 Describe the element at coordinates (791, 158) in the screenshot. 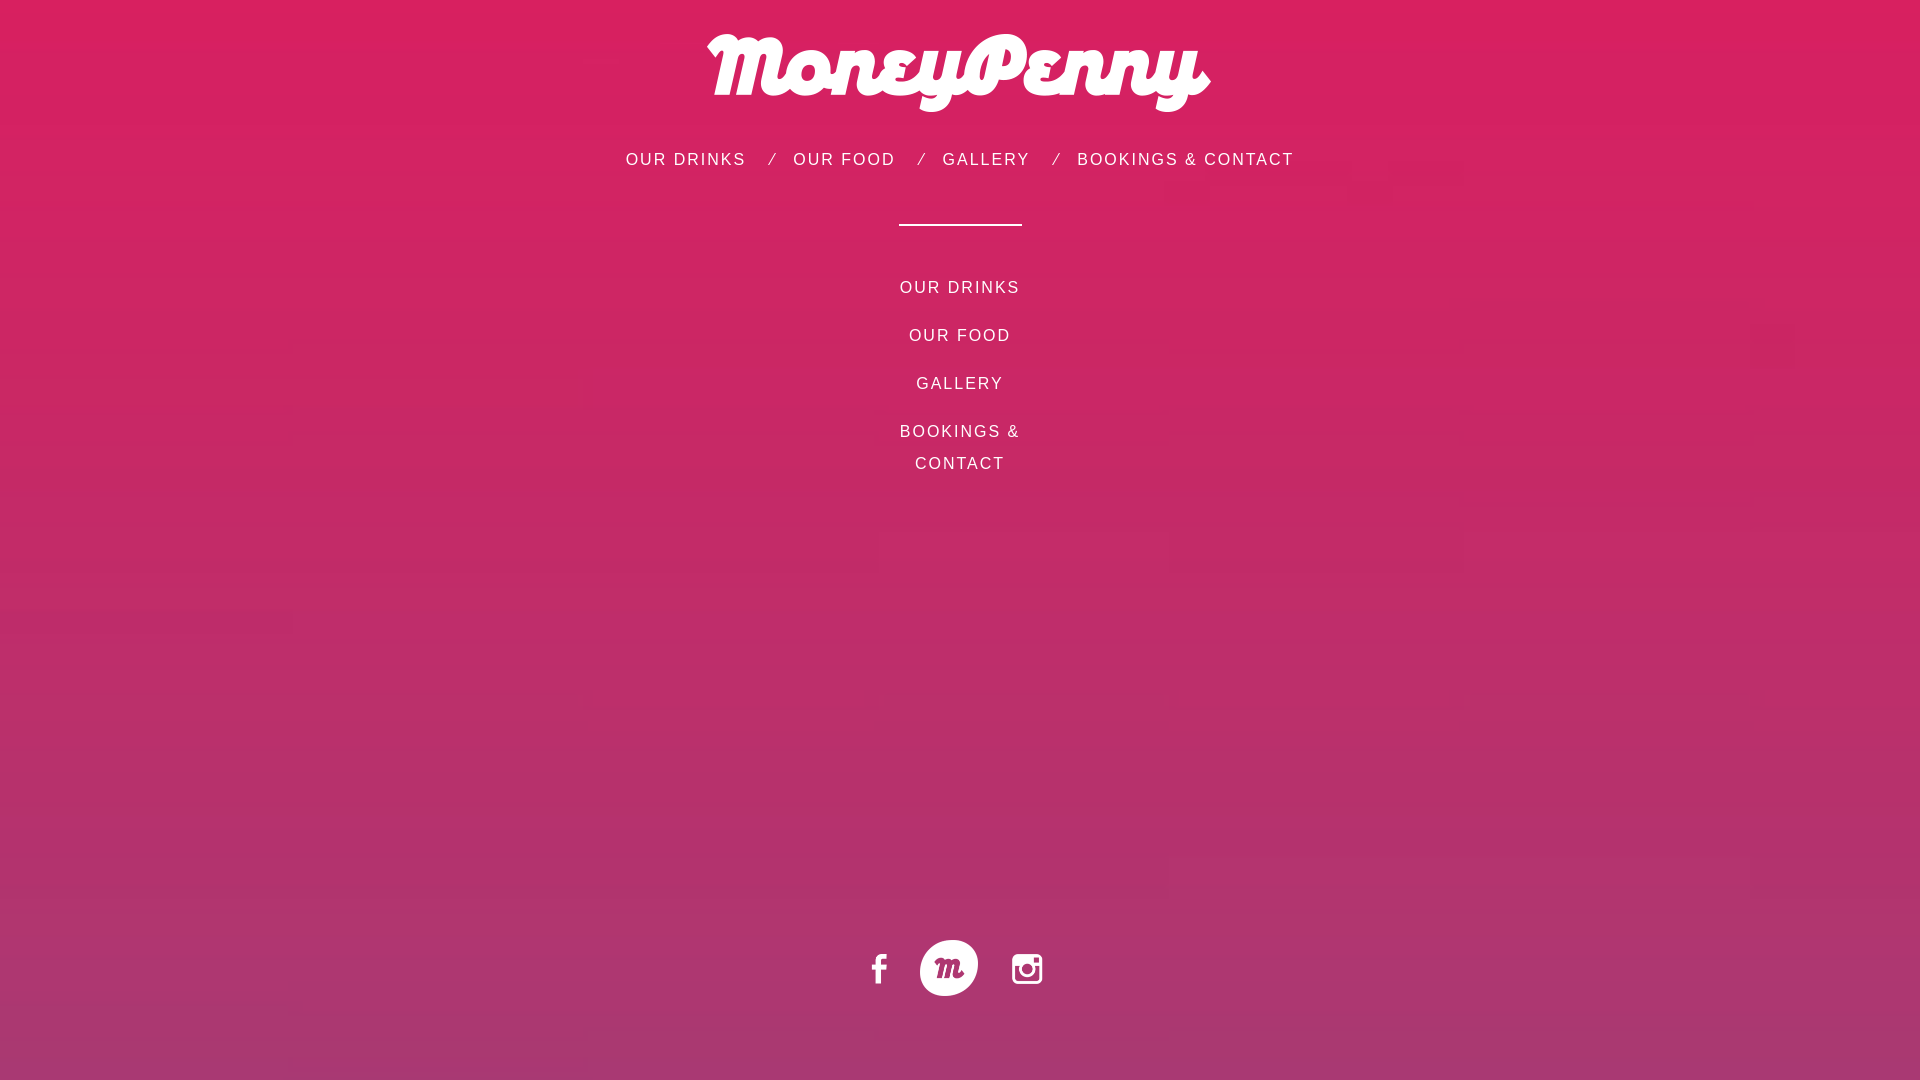

I see `'OUR FOOD'` at that location.